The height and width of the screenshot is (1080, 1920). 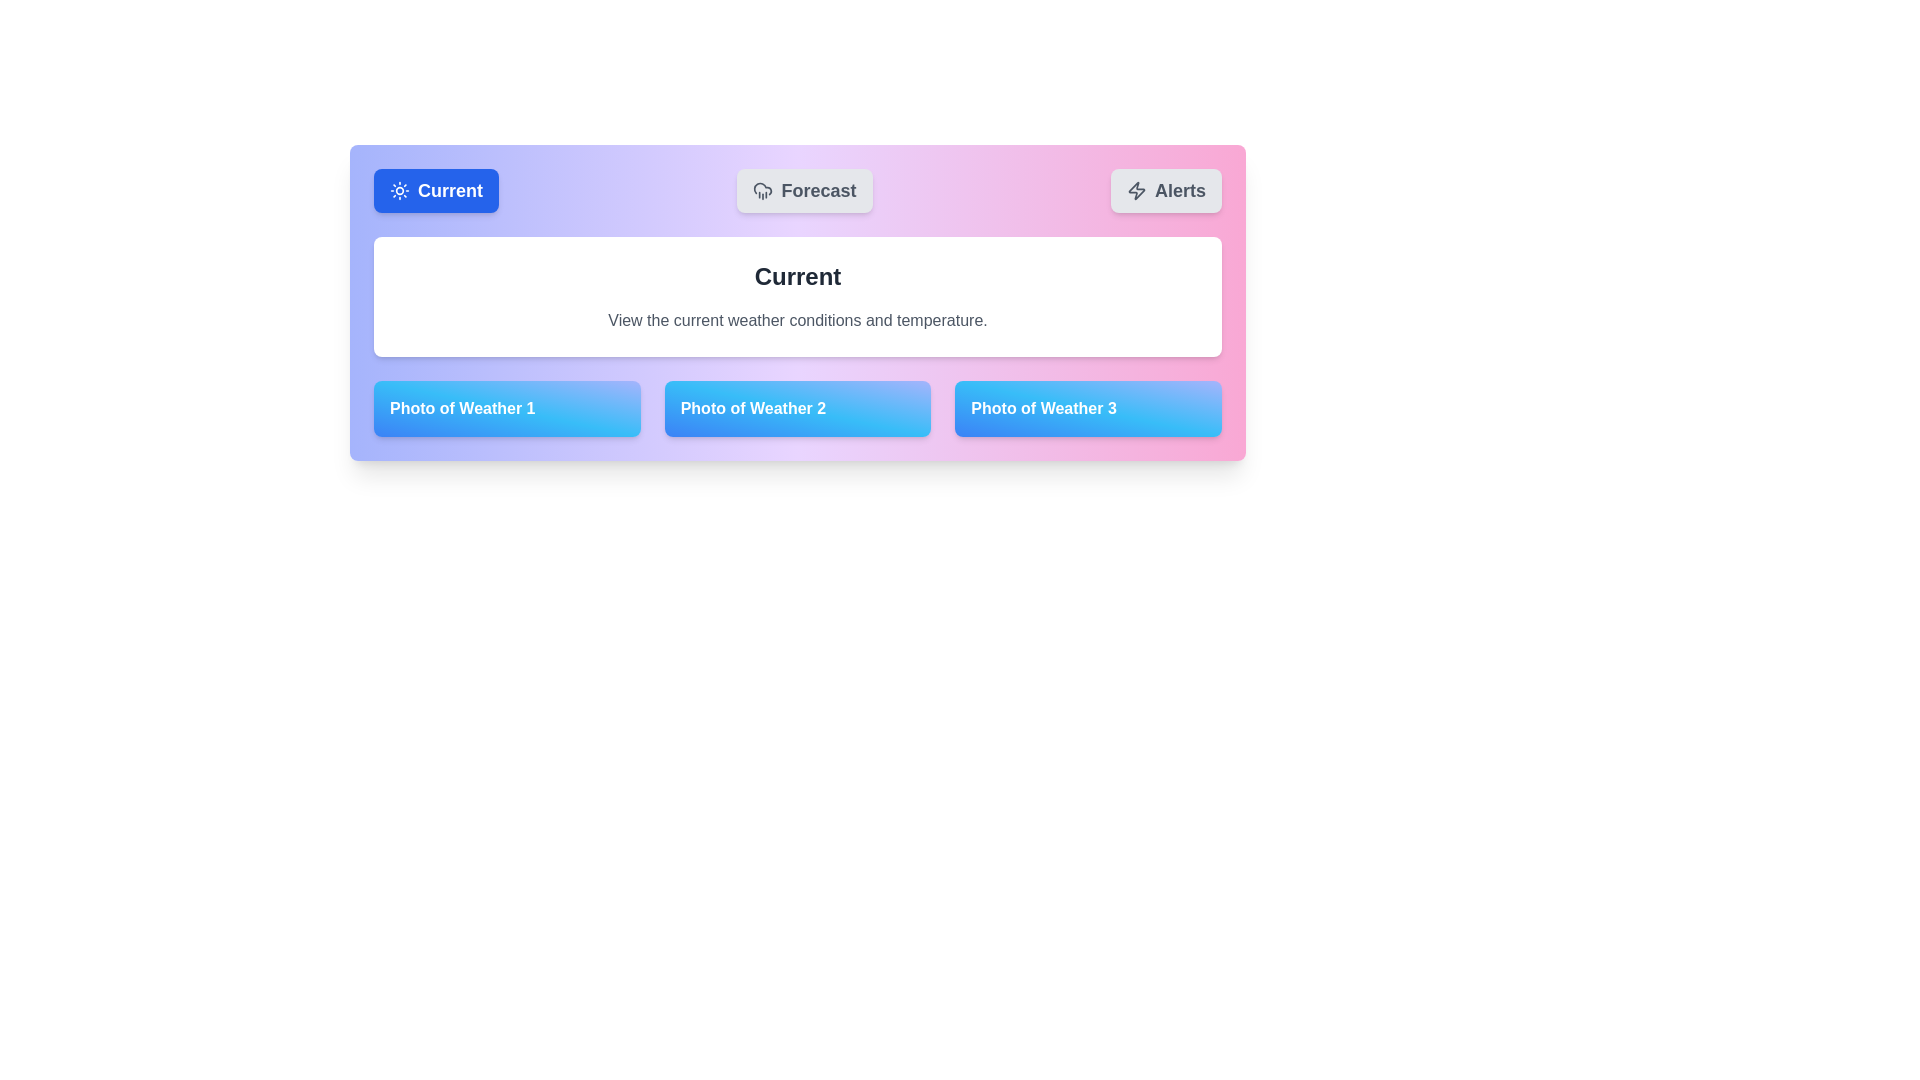 What do you see at coordinates (1087, 407) in the screenshot?
I see `the non-interactive styled text label or button representing 'Photo of Weather 3', located in the rightmost position of a row of three buttons below the 'Current' section` at bounding box center [1087, 407].